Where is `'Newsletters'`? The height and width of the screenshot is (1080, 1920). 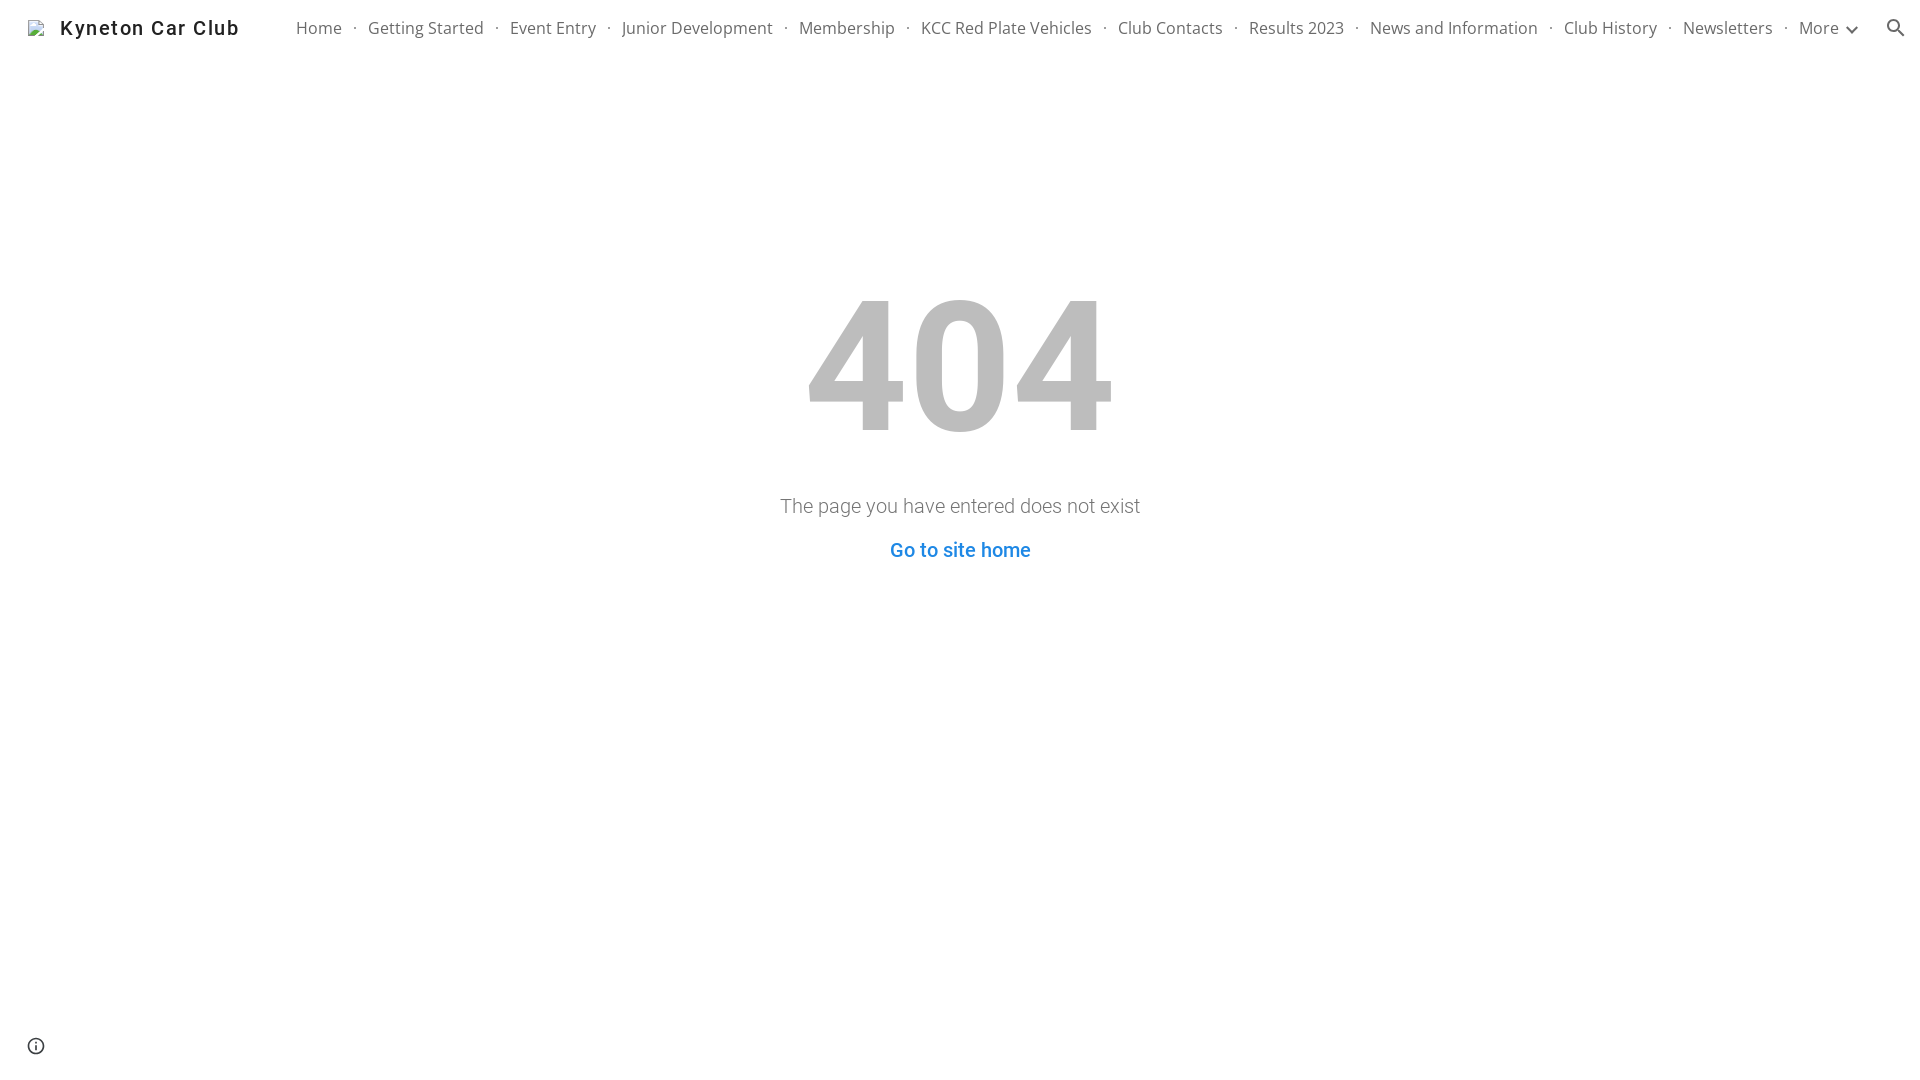 'Newsletters' is located at coordinates (1727, 27).